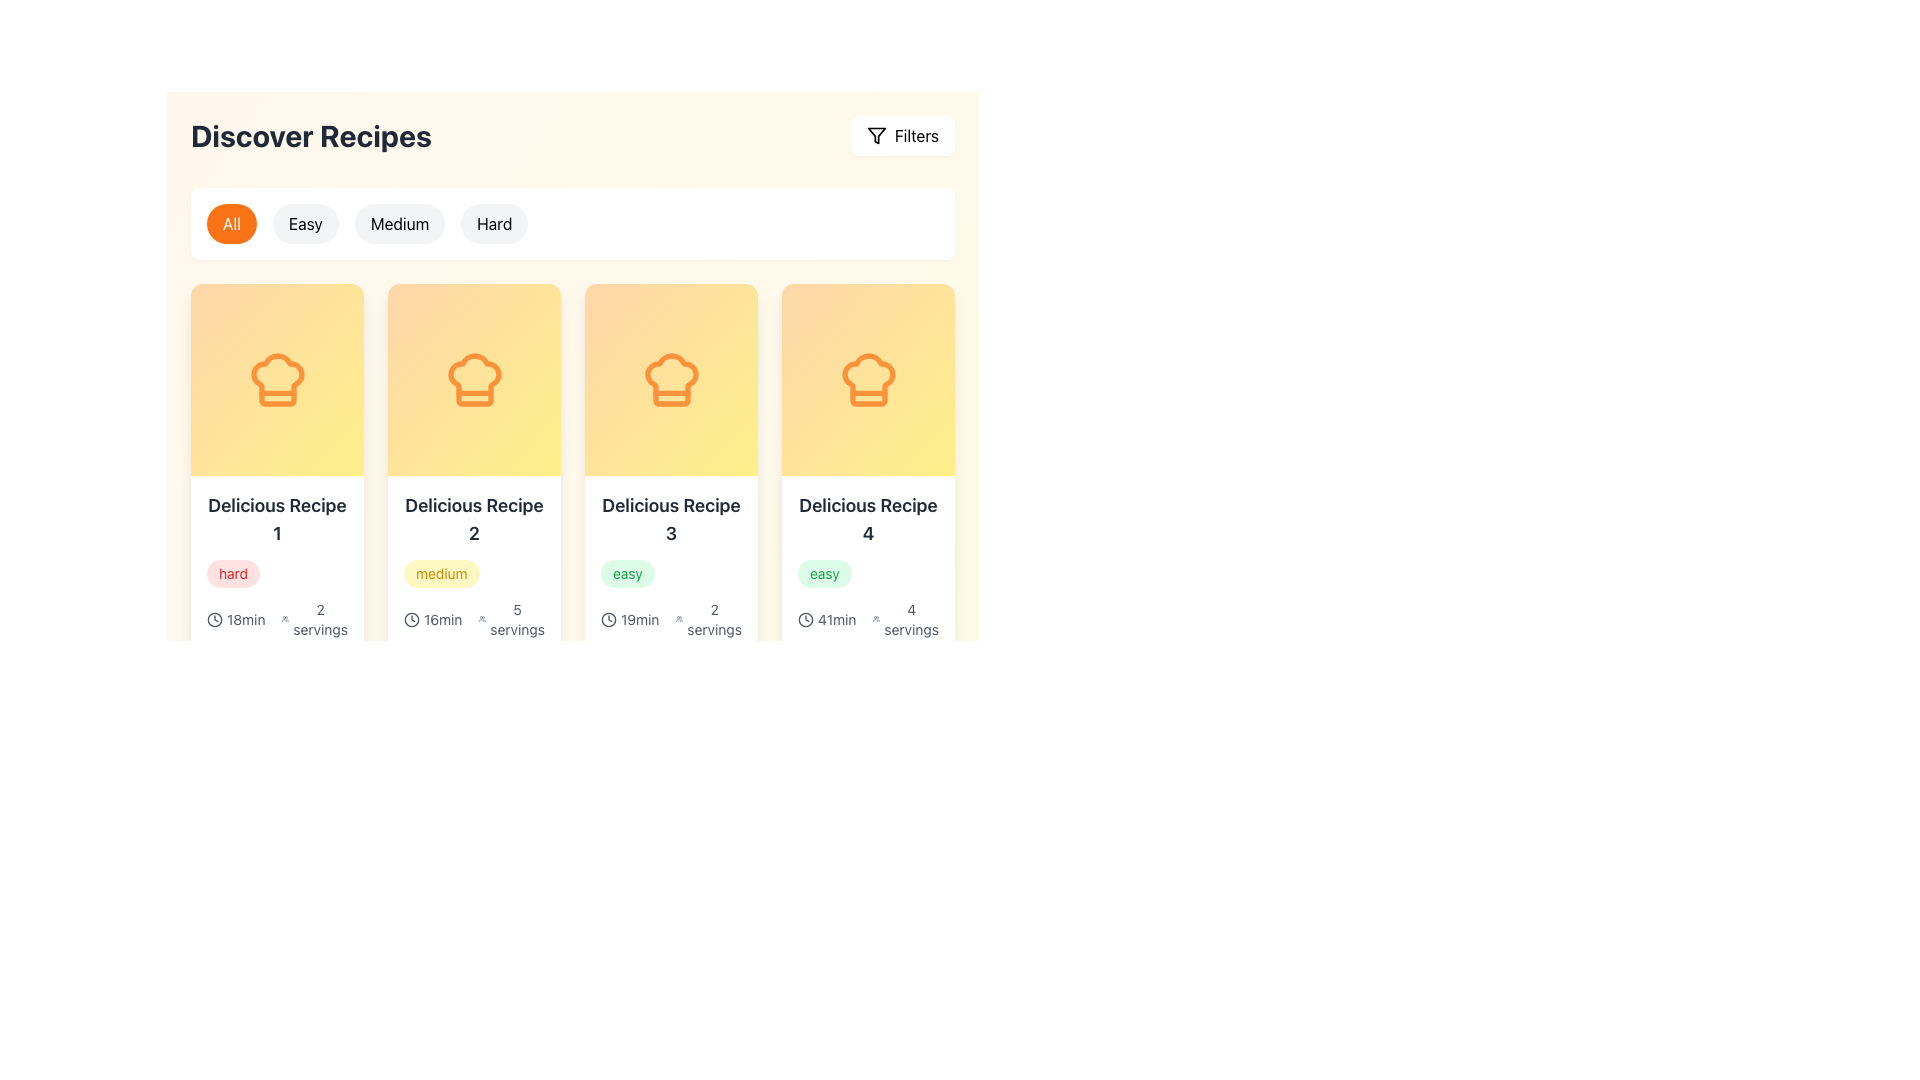 The image size is (1920, 1080). Describe the element at coordinates (284, 619) in the screenshot. I see `the serving size information icon located to the left of the '2 servings' text in the first recipe card` at that location.